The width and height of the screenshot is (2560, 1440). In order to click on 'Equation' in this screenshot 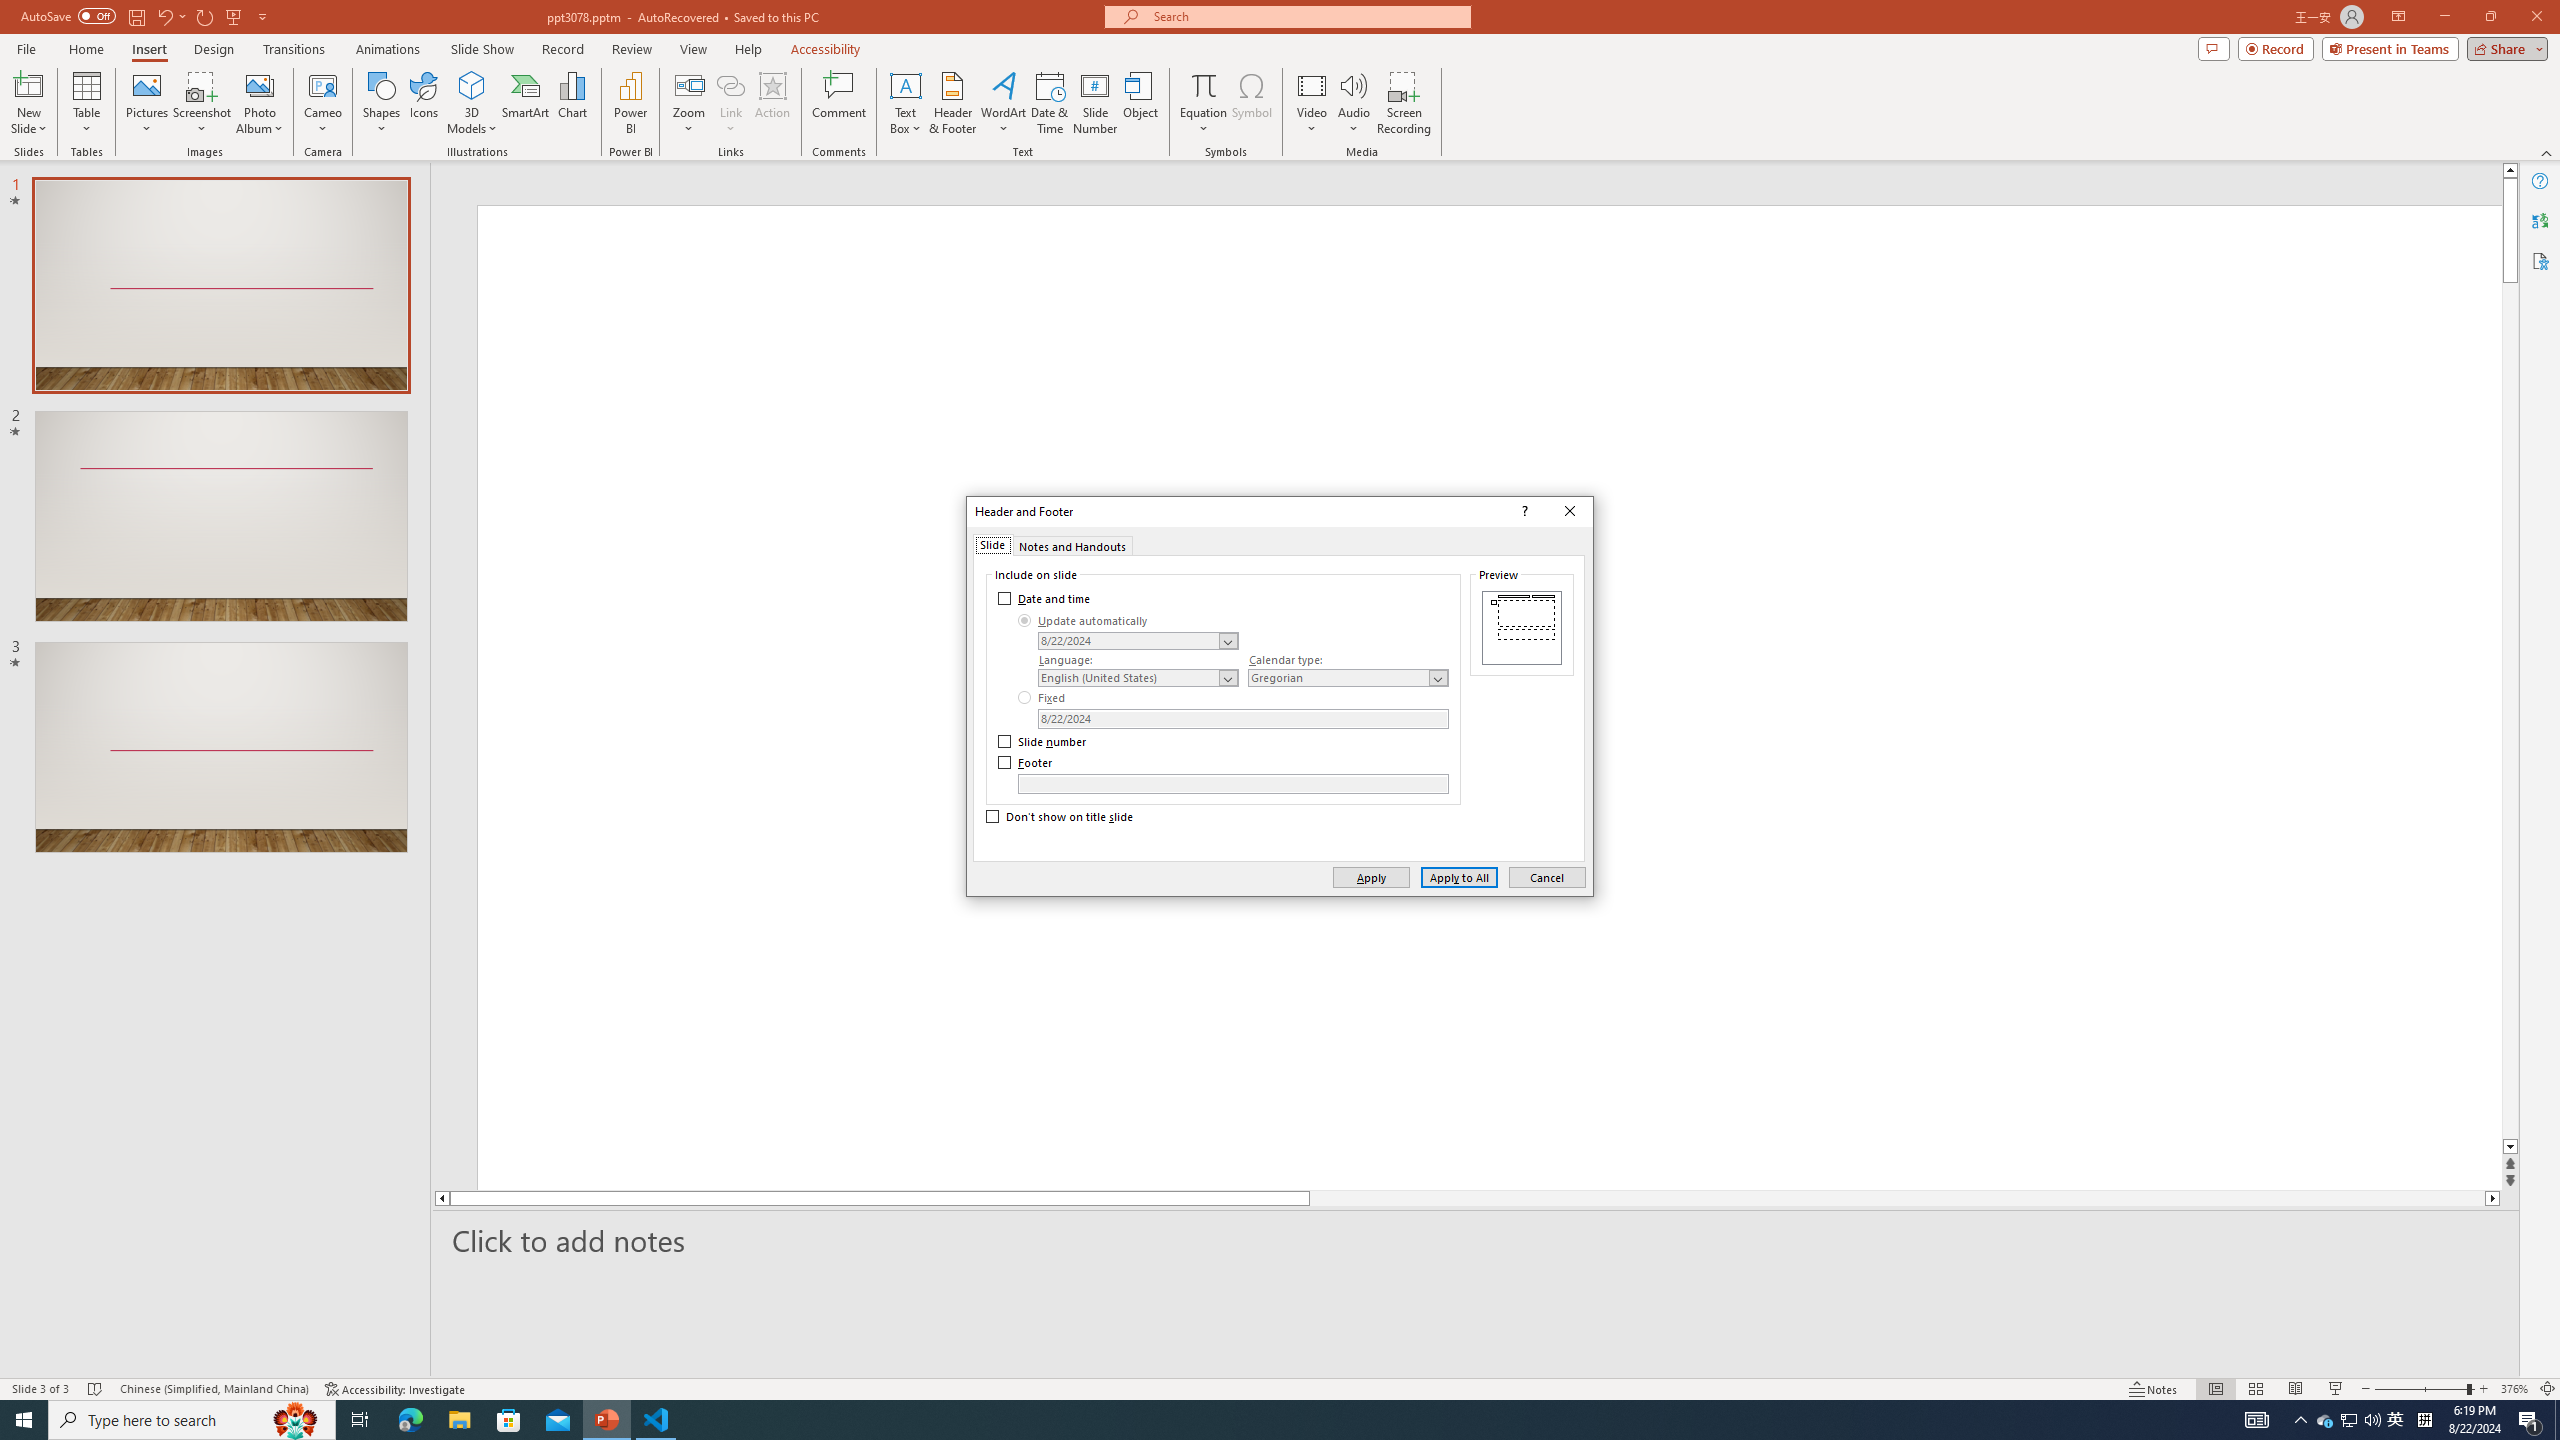, I will do `click(1202, 103)`.